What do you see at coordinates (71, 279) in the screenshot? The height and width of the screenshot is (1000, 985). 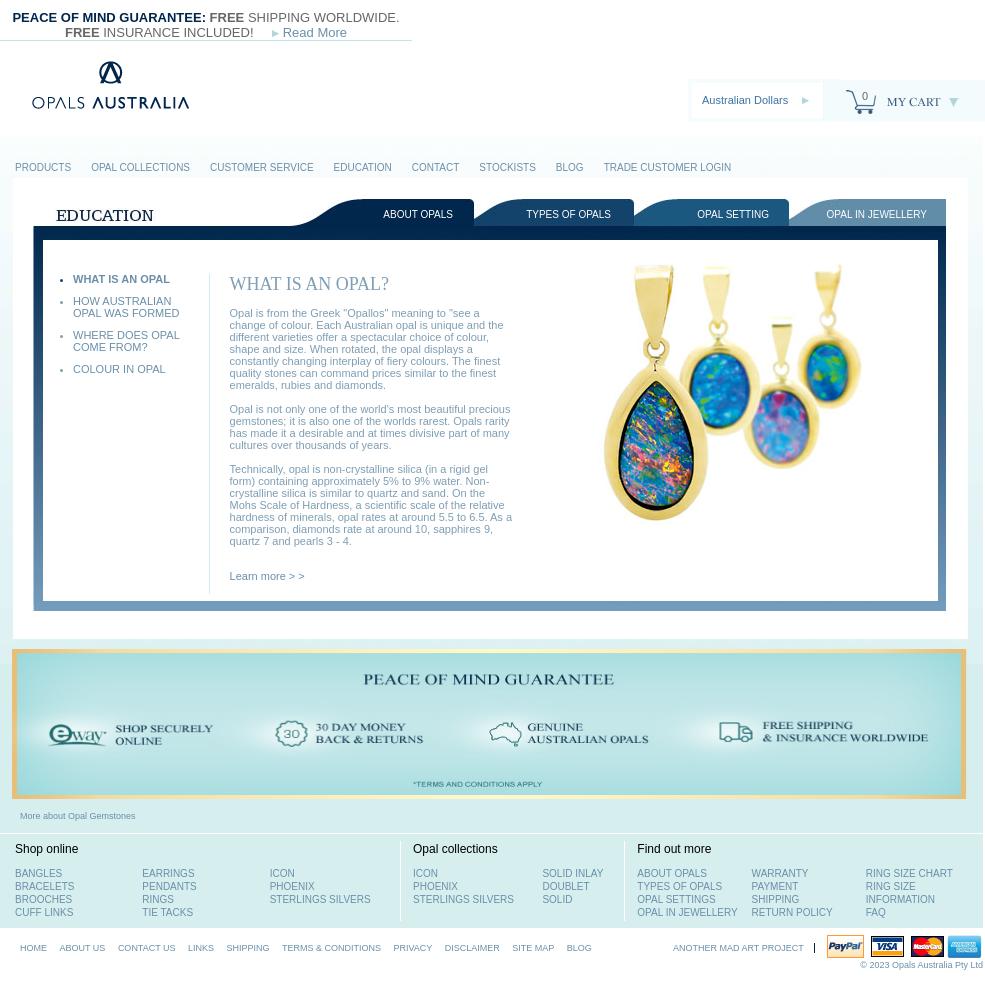 I see `'WHAT IS AN OPAL'` at bounding box center [71, 279].